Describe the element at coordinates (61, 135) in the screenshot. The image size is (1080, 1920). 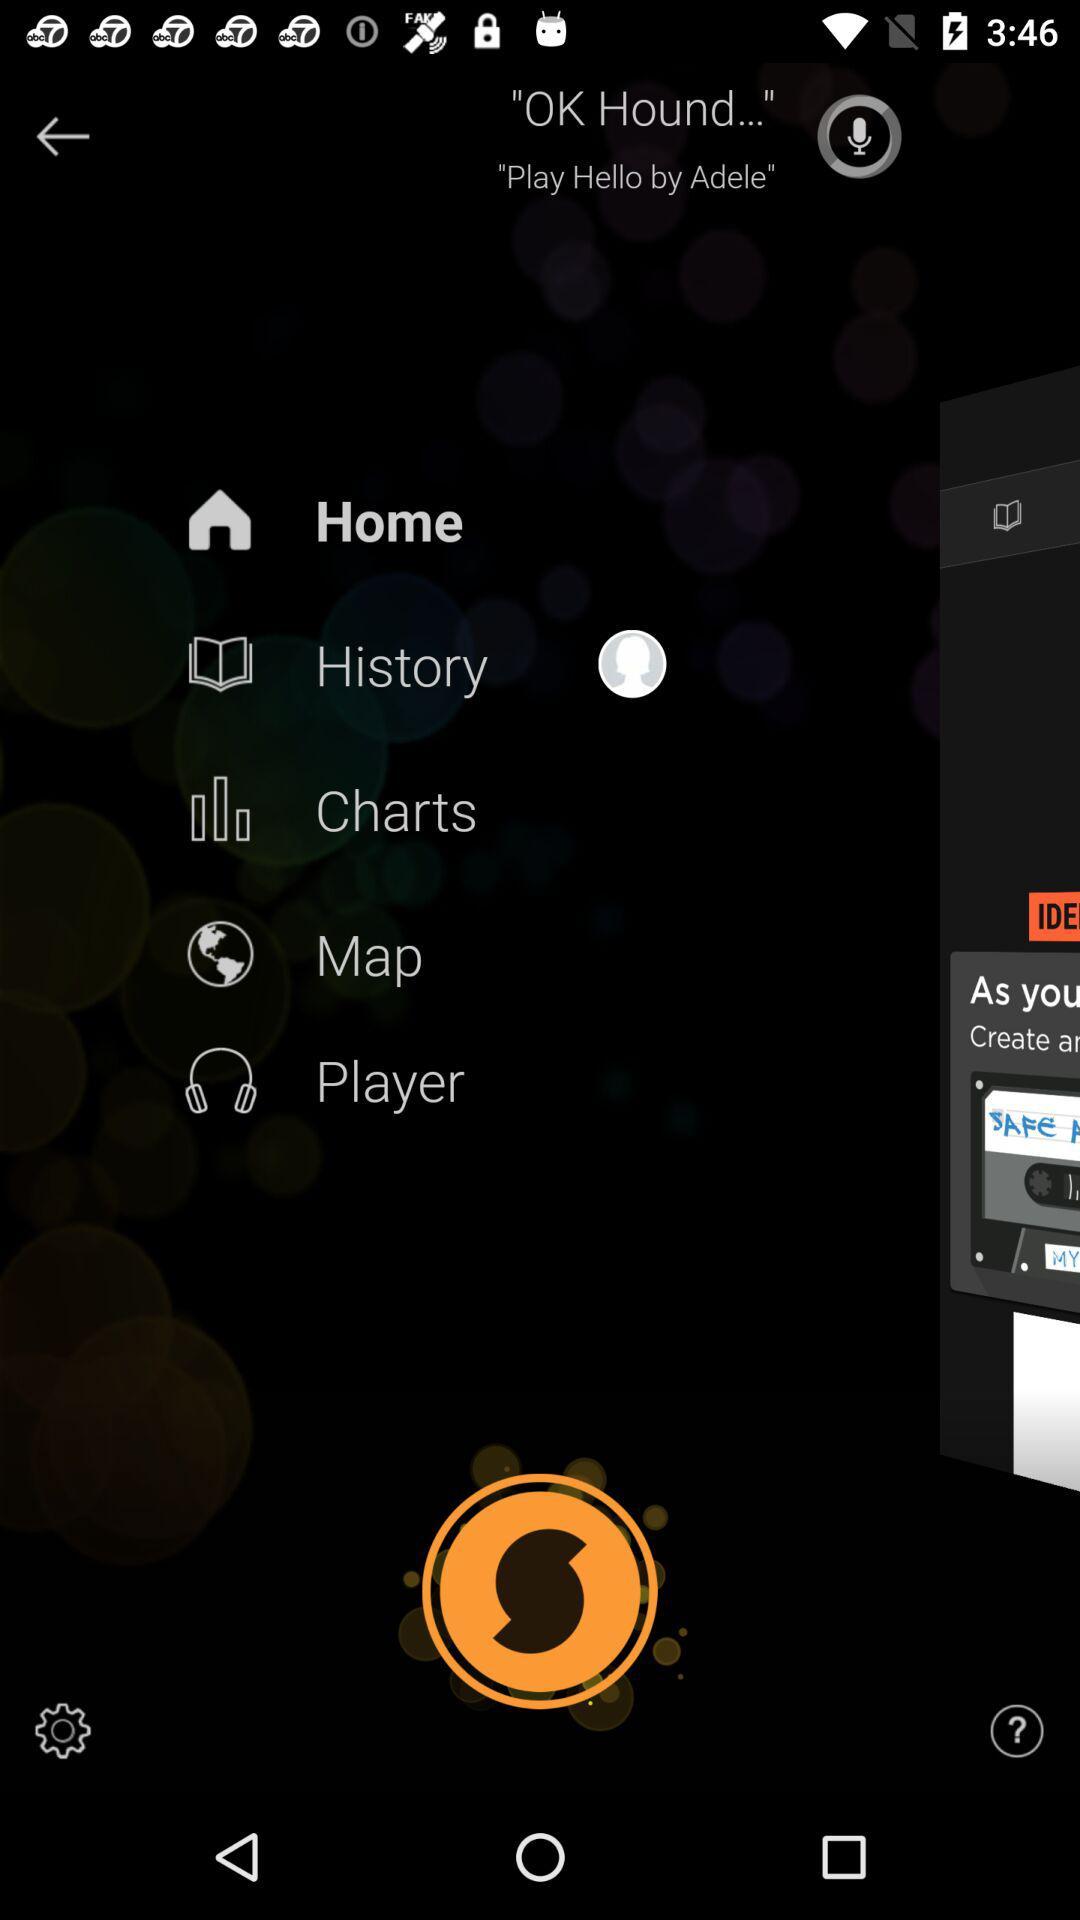
I see `the arrow_backward icon` at that location.